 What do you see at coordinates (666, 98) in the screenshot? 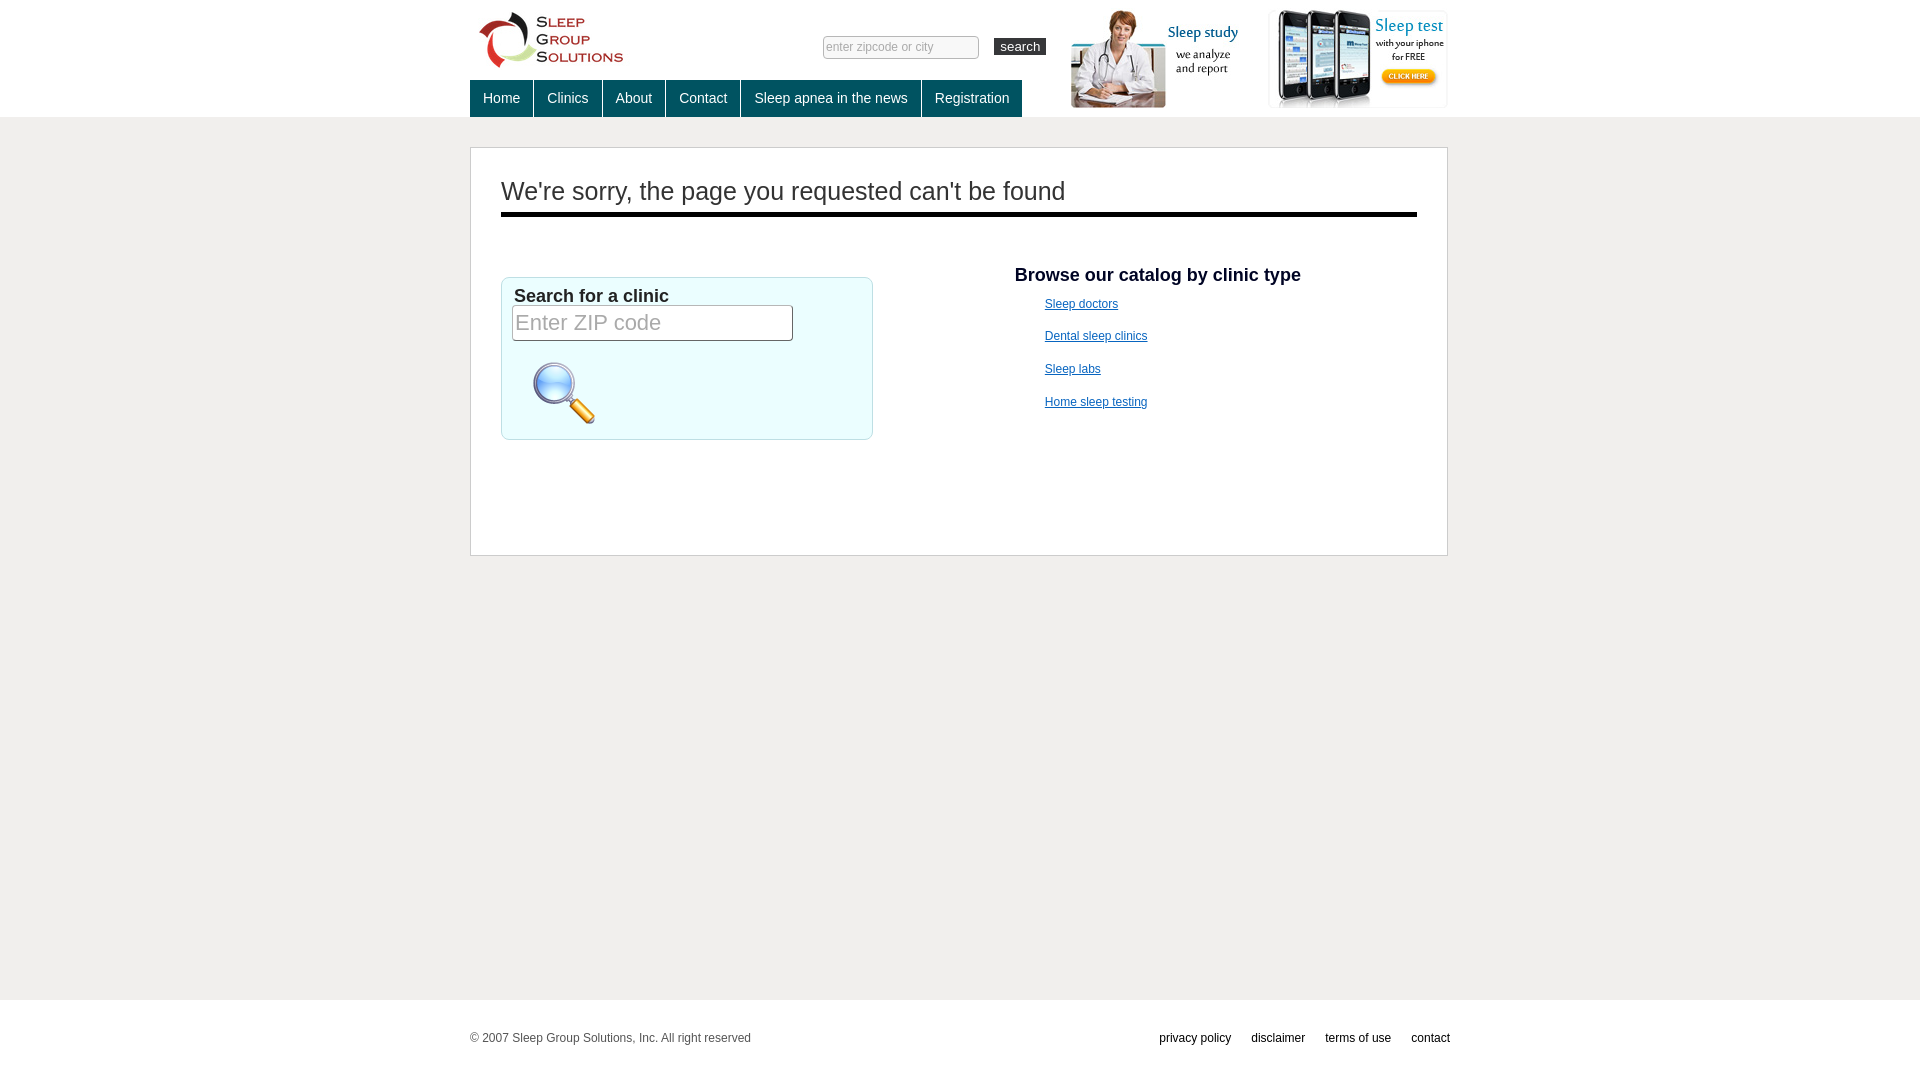
I see `'Contact'` at bounding box center [666, 98].